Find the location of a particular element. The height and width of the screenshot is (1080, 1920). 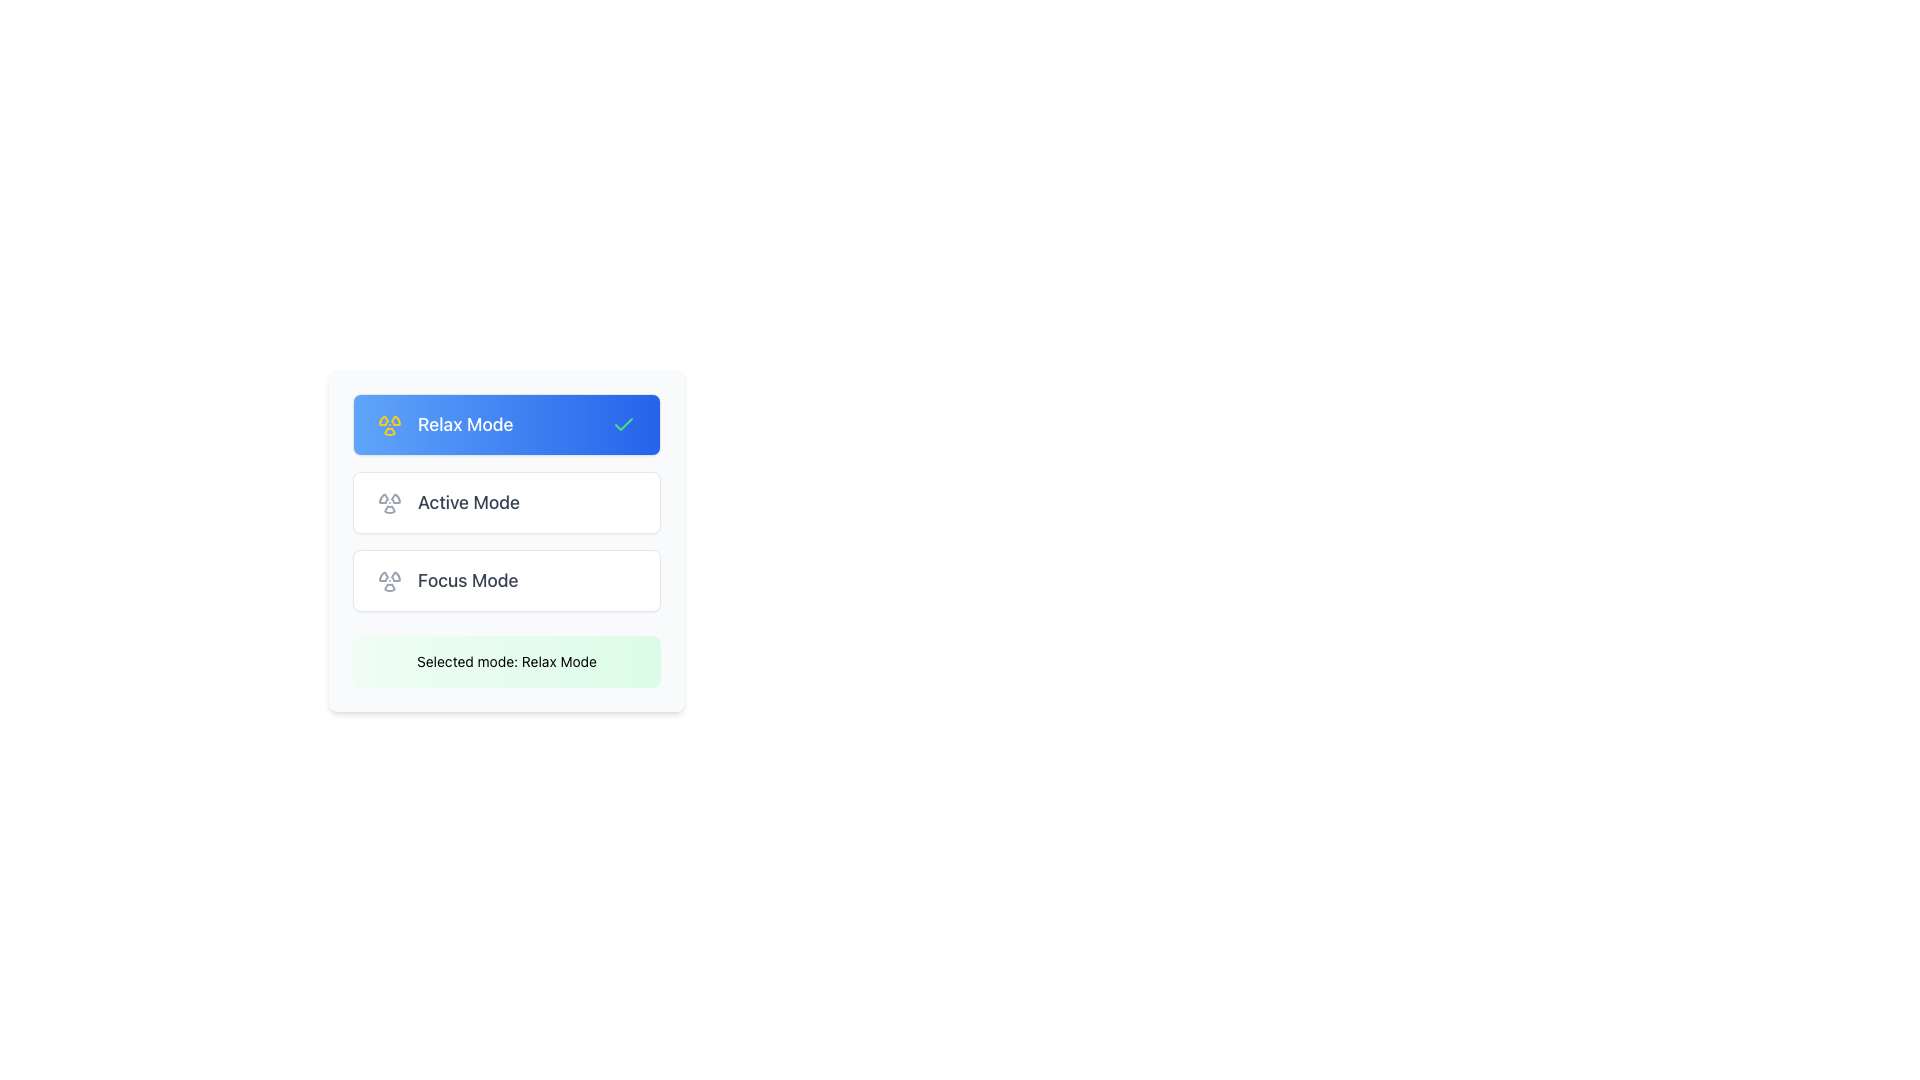

text 'Active Mode' from the text label styled in dark gray font, positioned in the second row of a vertically stacked list of modes, between 'Relax Mode' and 'Focus Mode' is located at coordinates (468, 501).